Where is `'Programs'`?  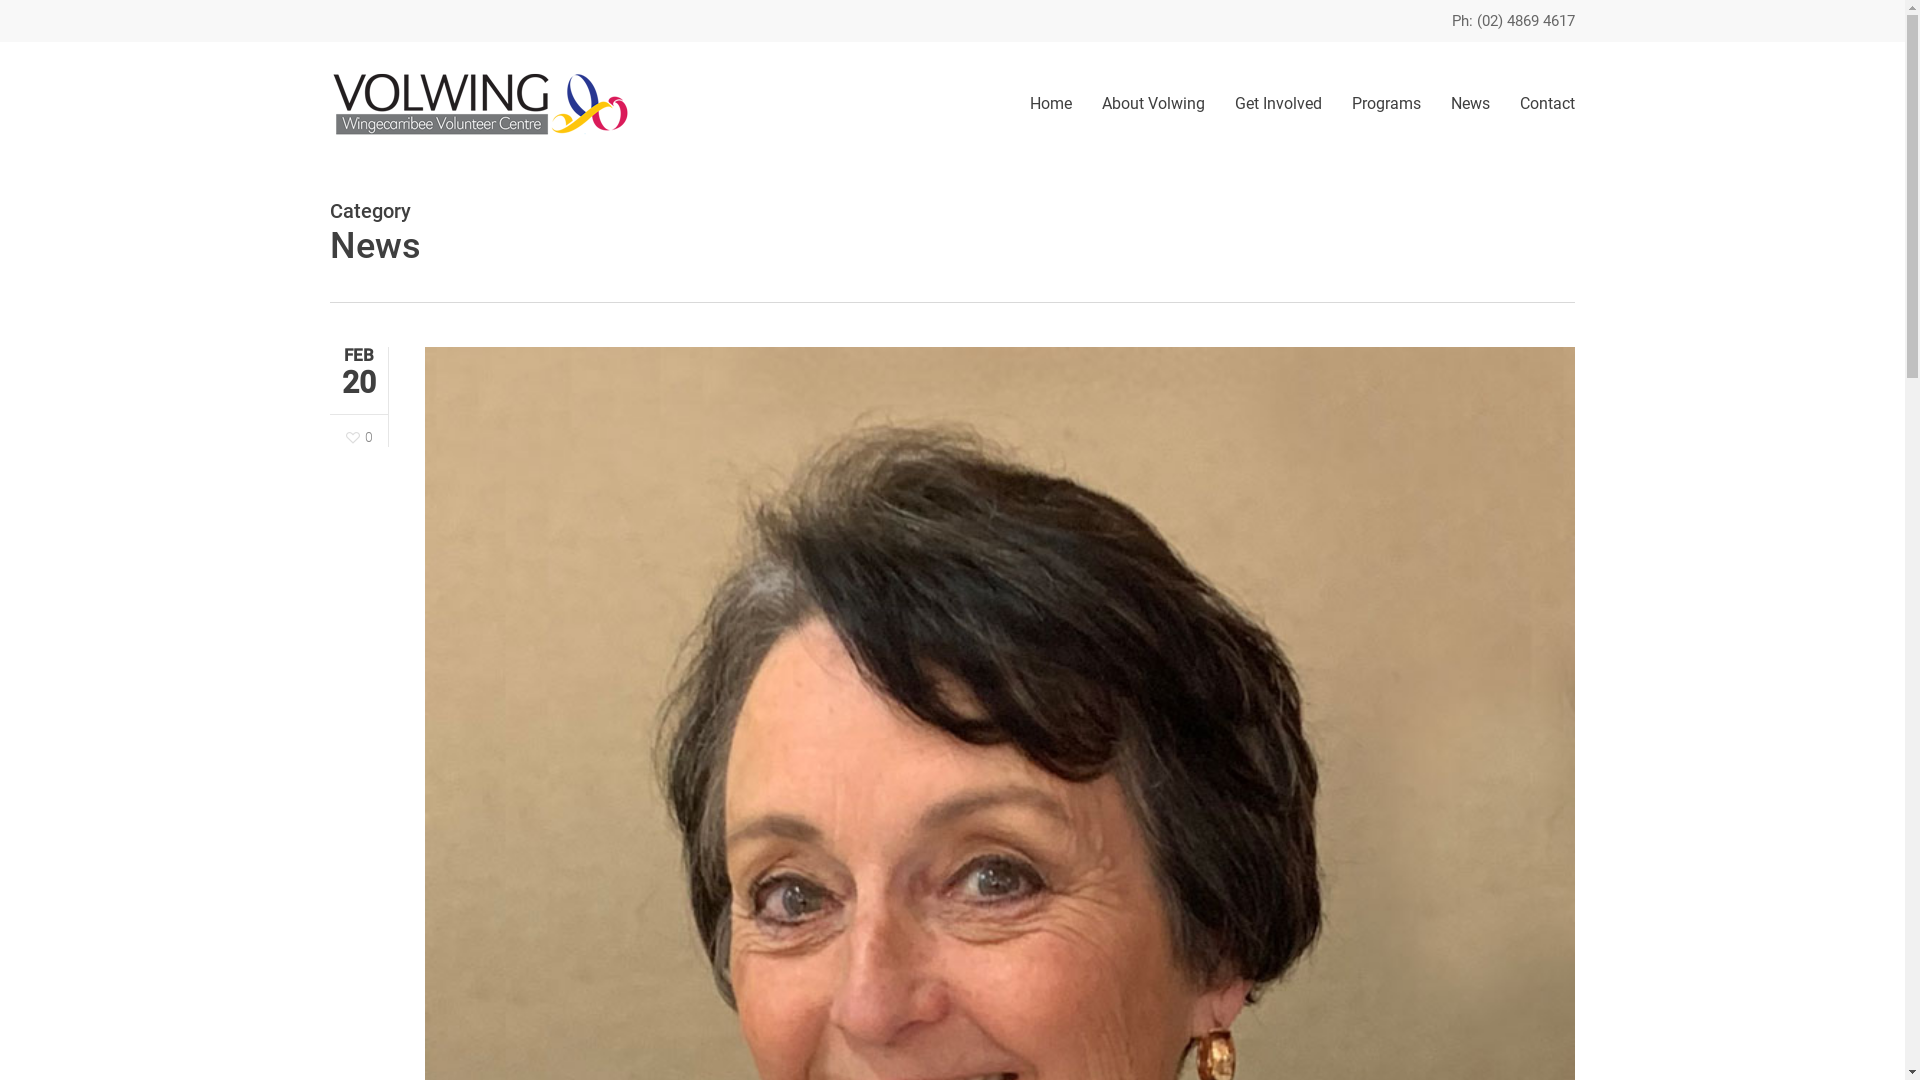 'Programs' is located at coordinates (1385, 103).